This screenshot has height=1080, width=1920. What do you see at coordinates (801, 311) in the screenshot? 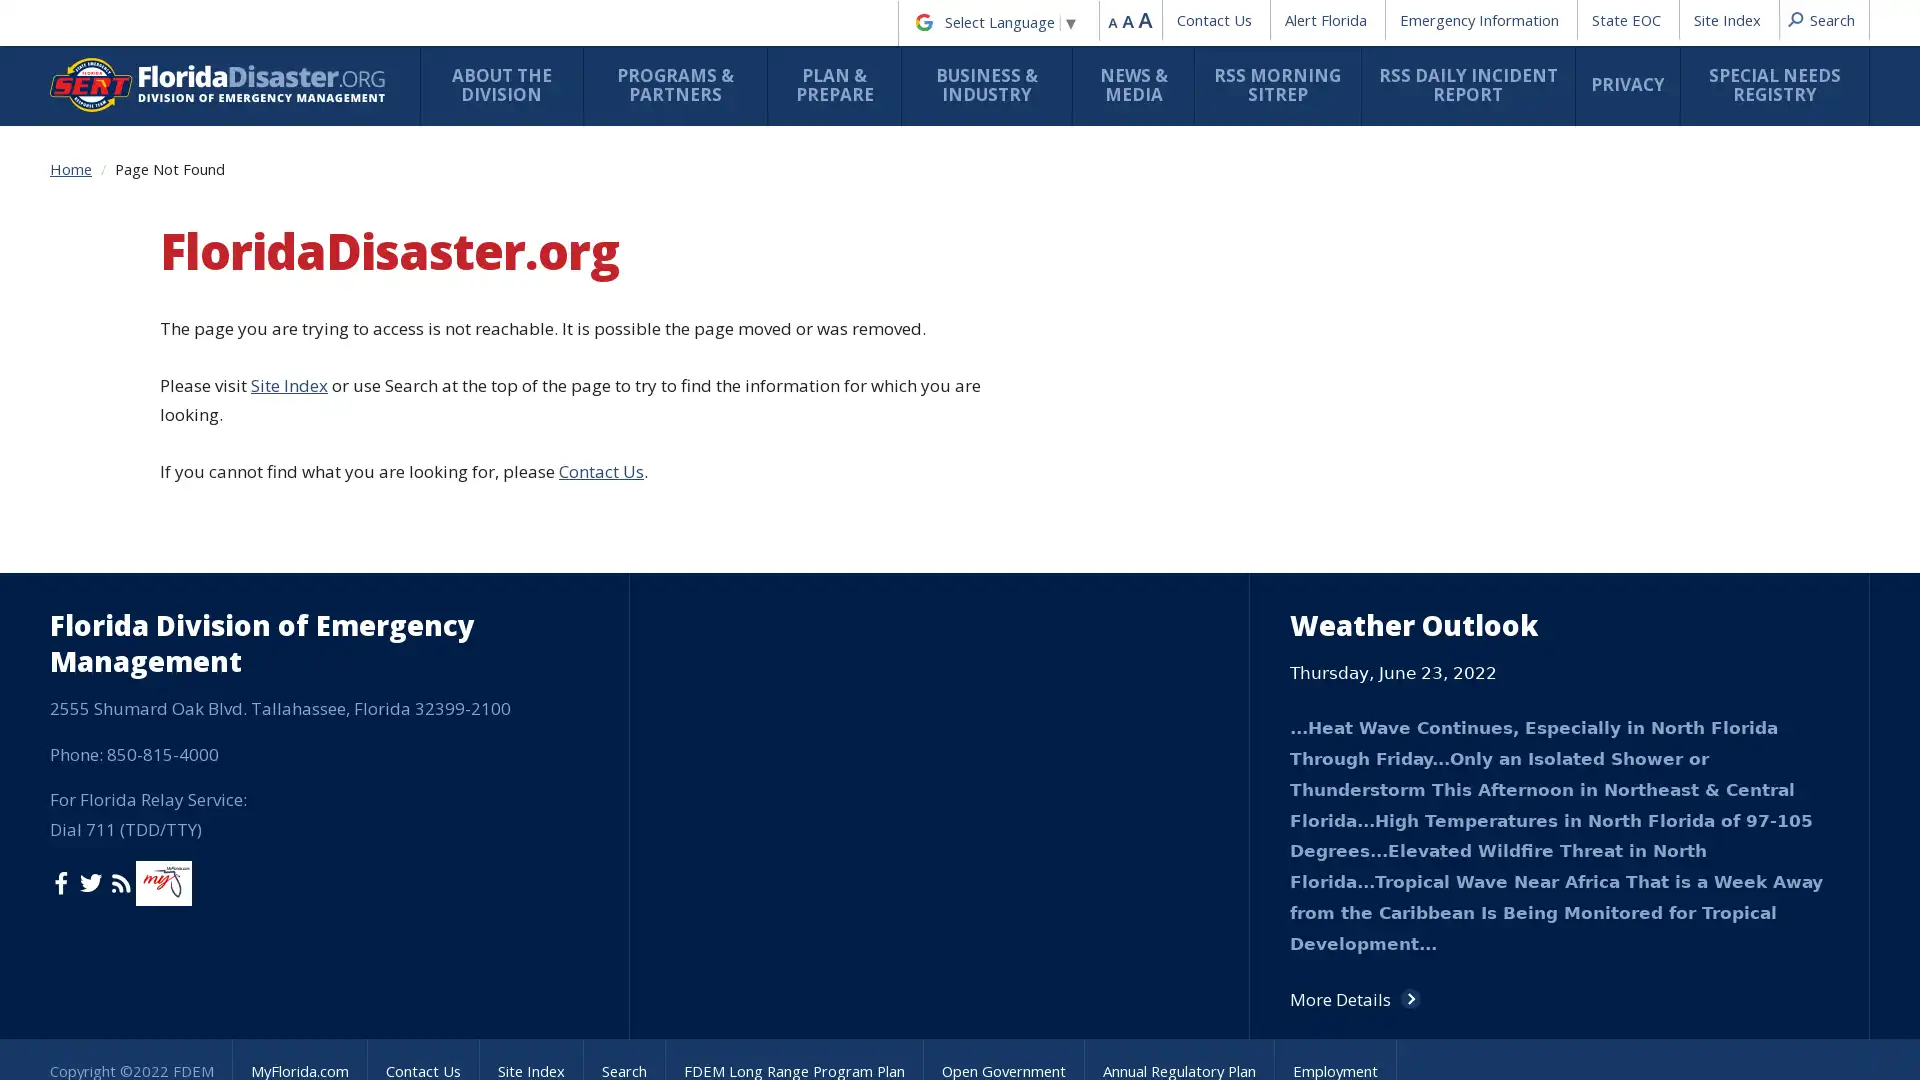
I see `Toggle More` at bounding box center [801, 311].